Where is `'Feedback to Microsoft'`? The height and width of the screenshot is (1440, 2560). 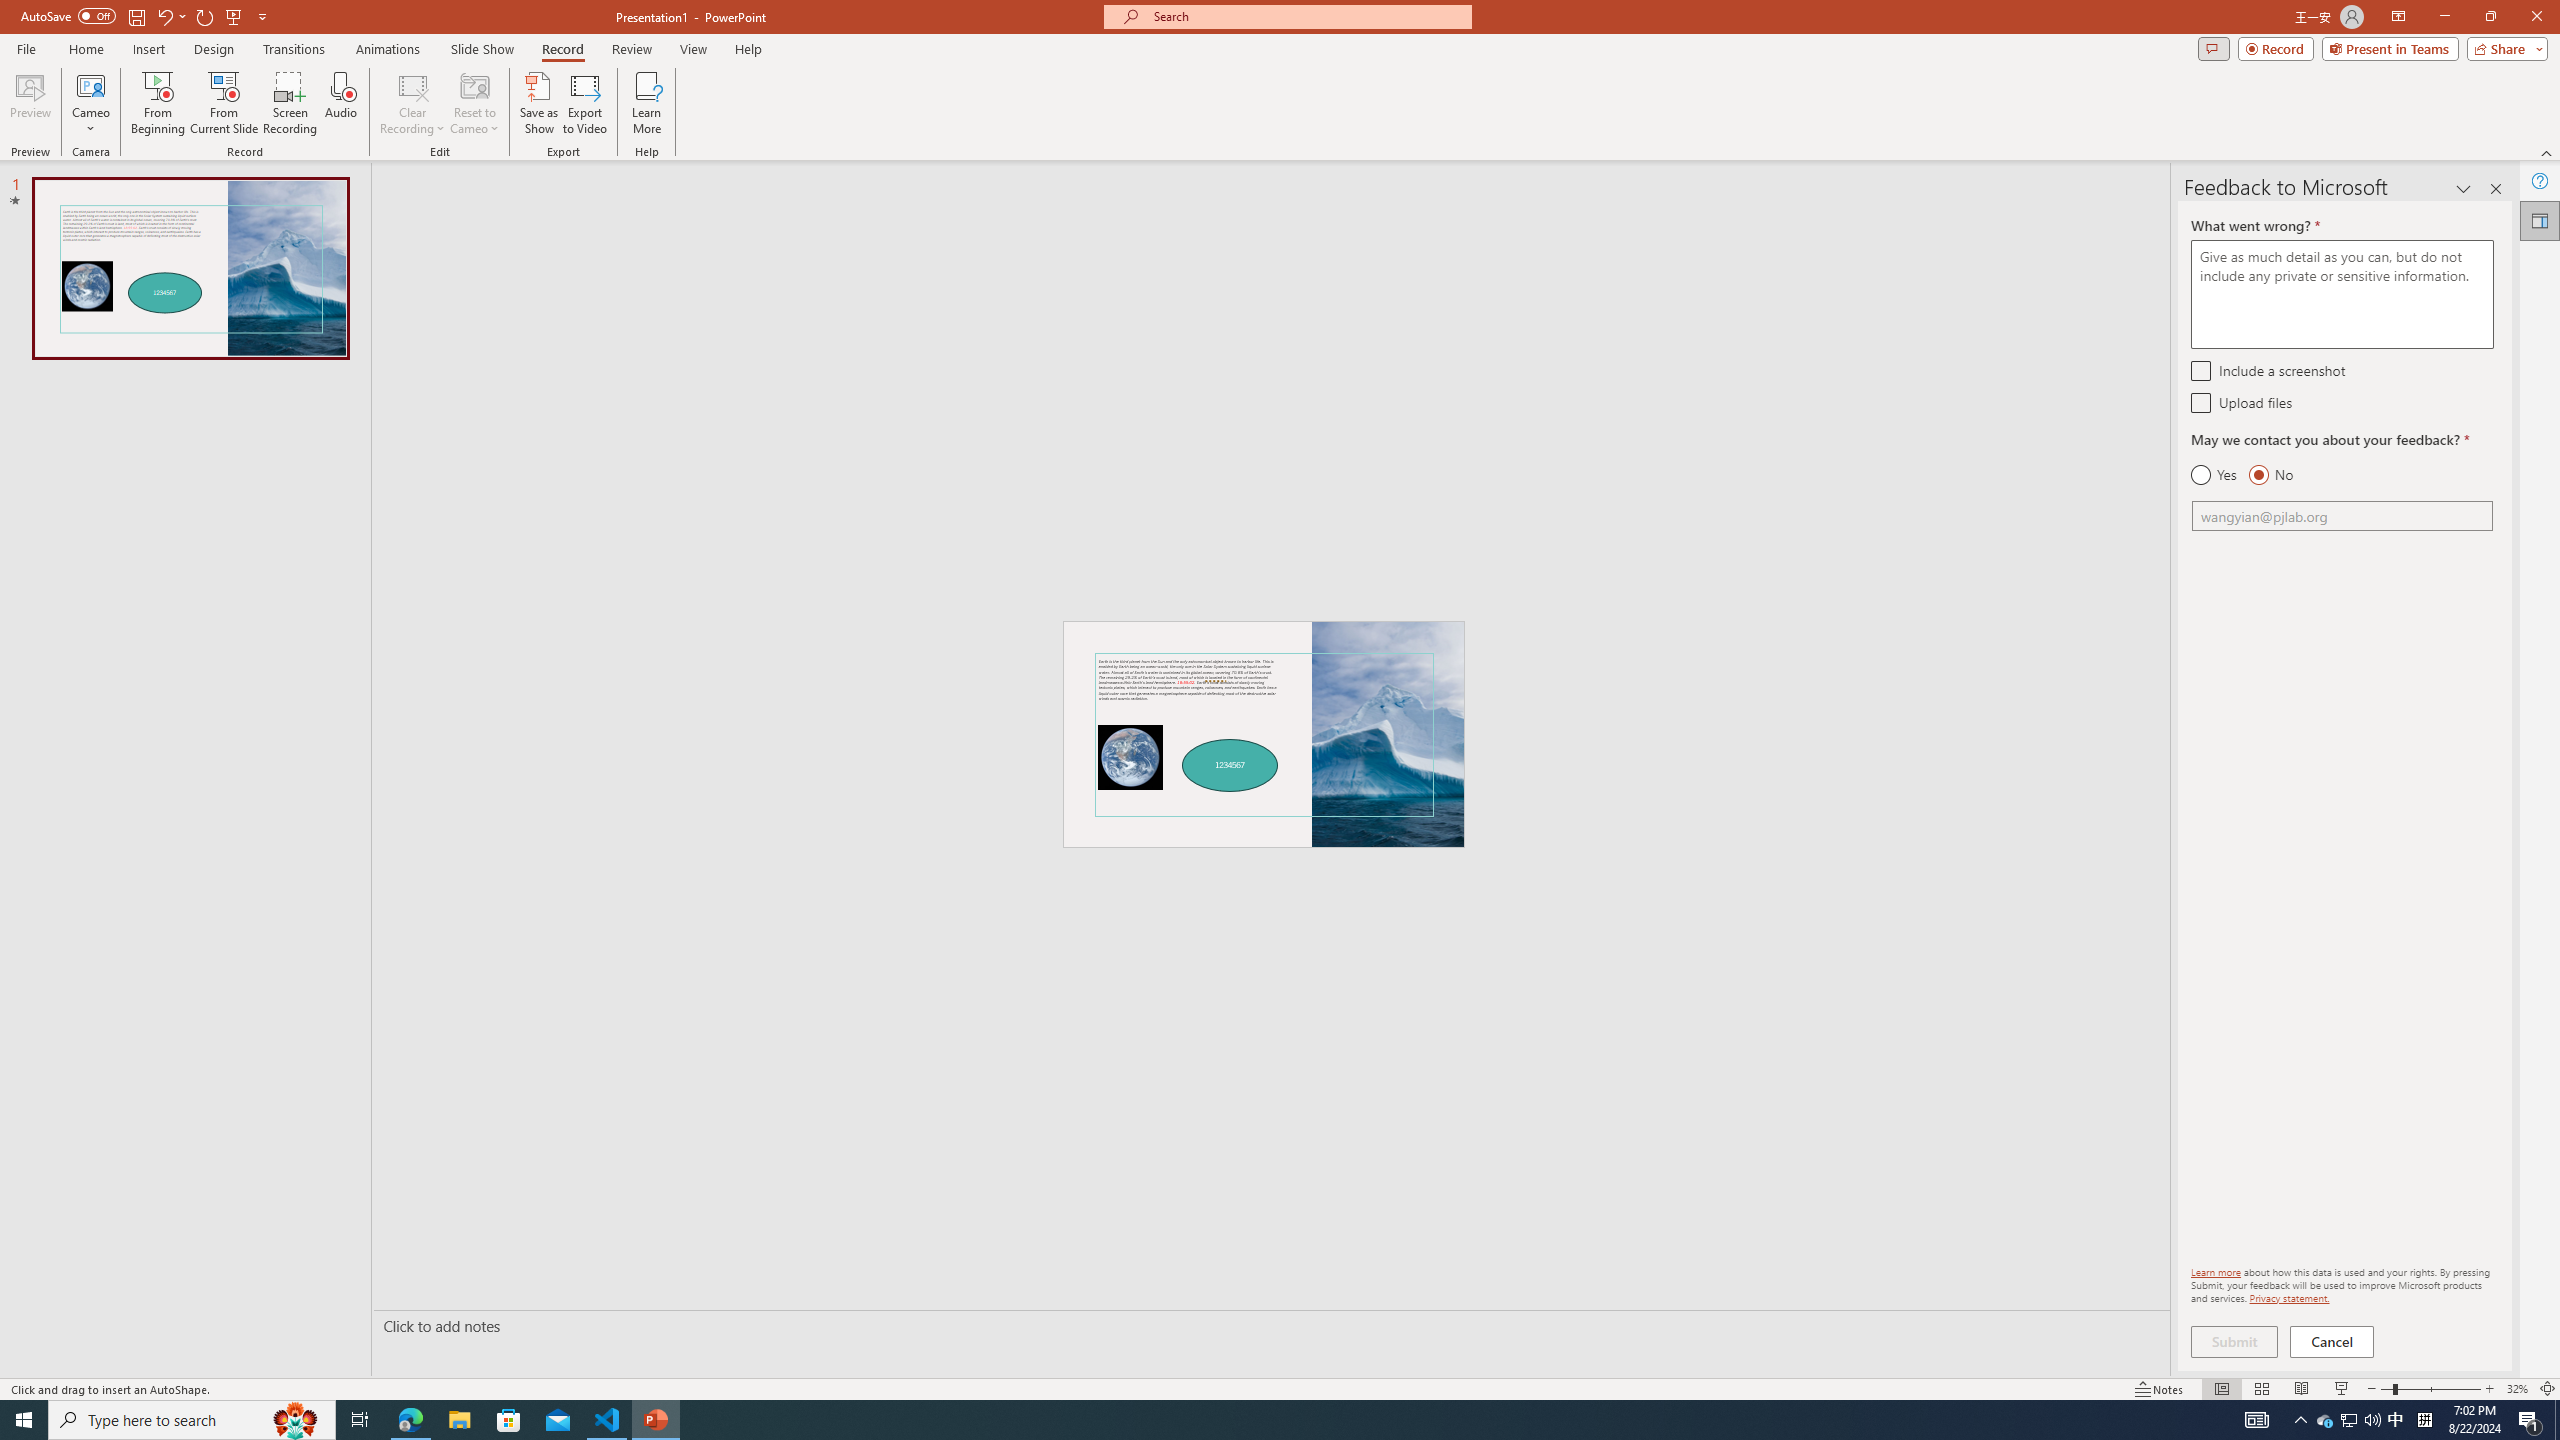 'Feedback to Microsoft' is located at coordinates (2539, 221).